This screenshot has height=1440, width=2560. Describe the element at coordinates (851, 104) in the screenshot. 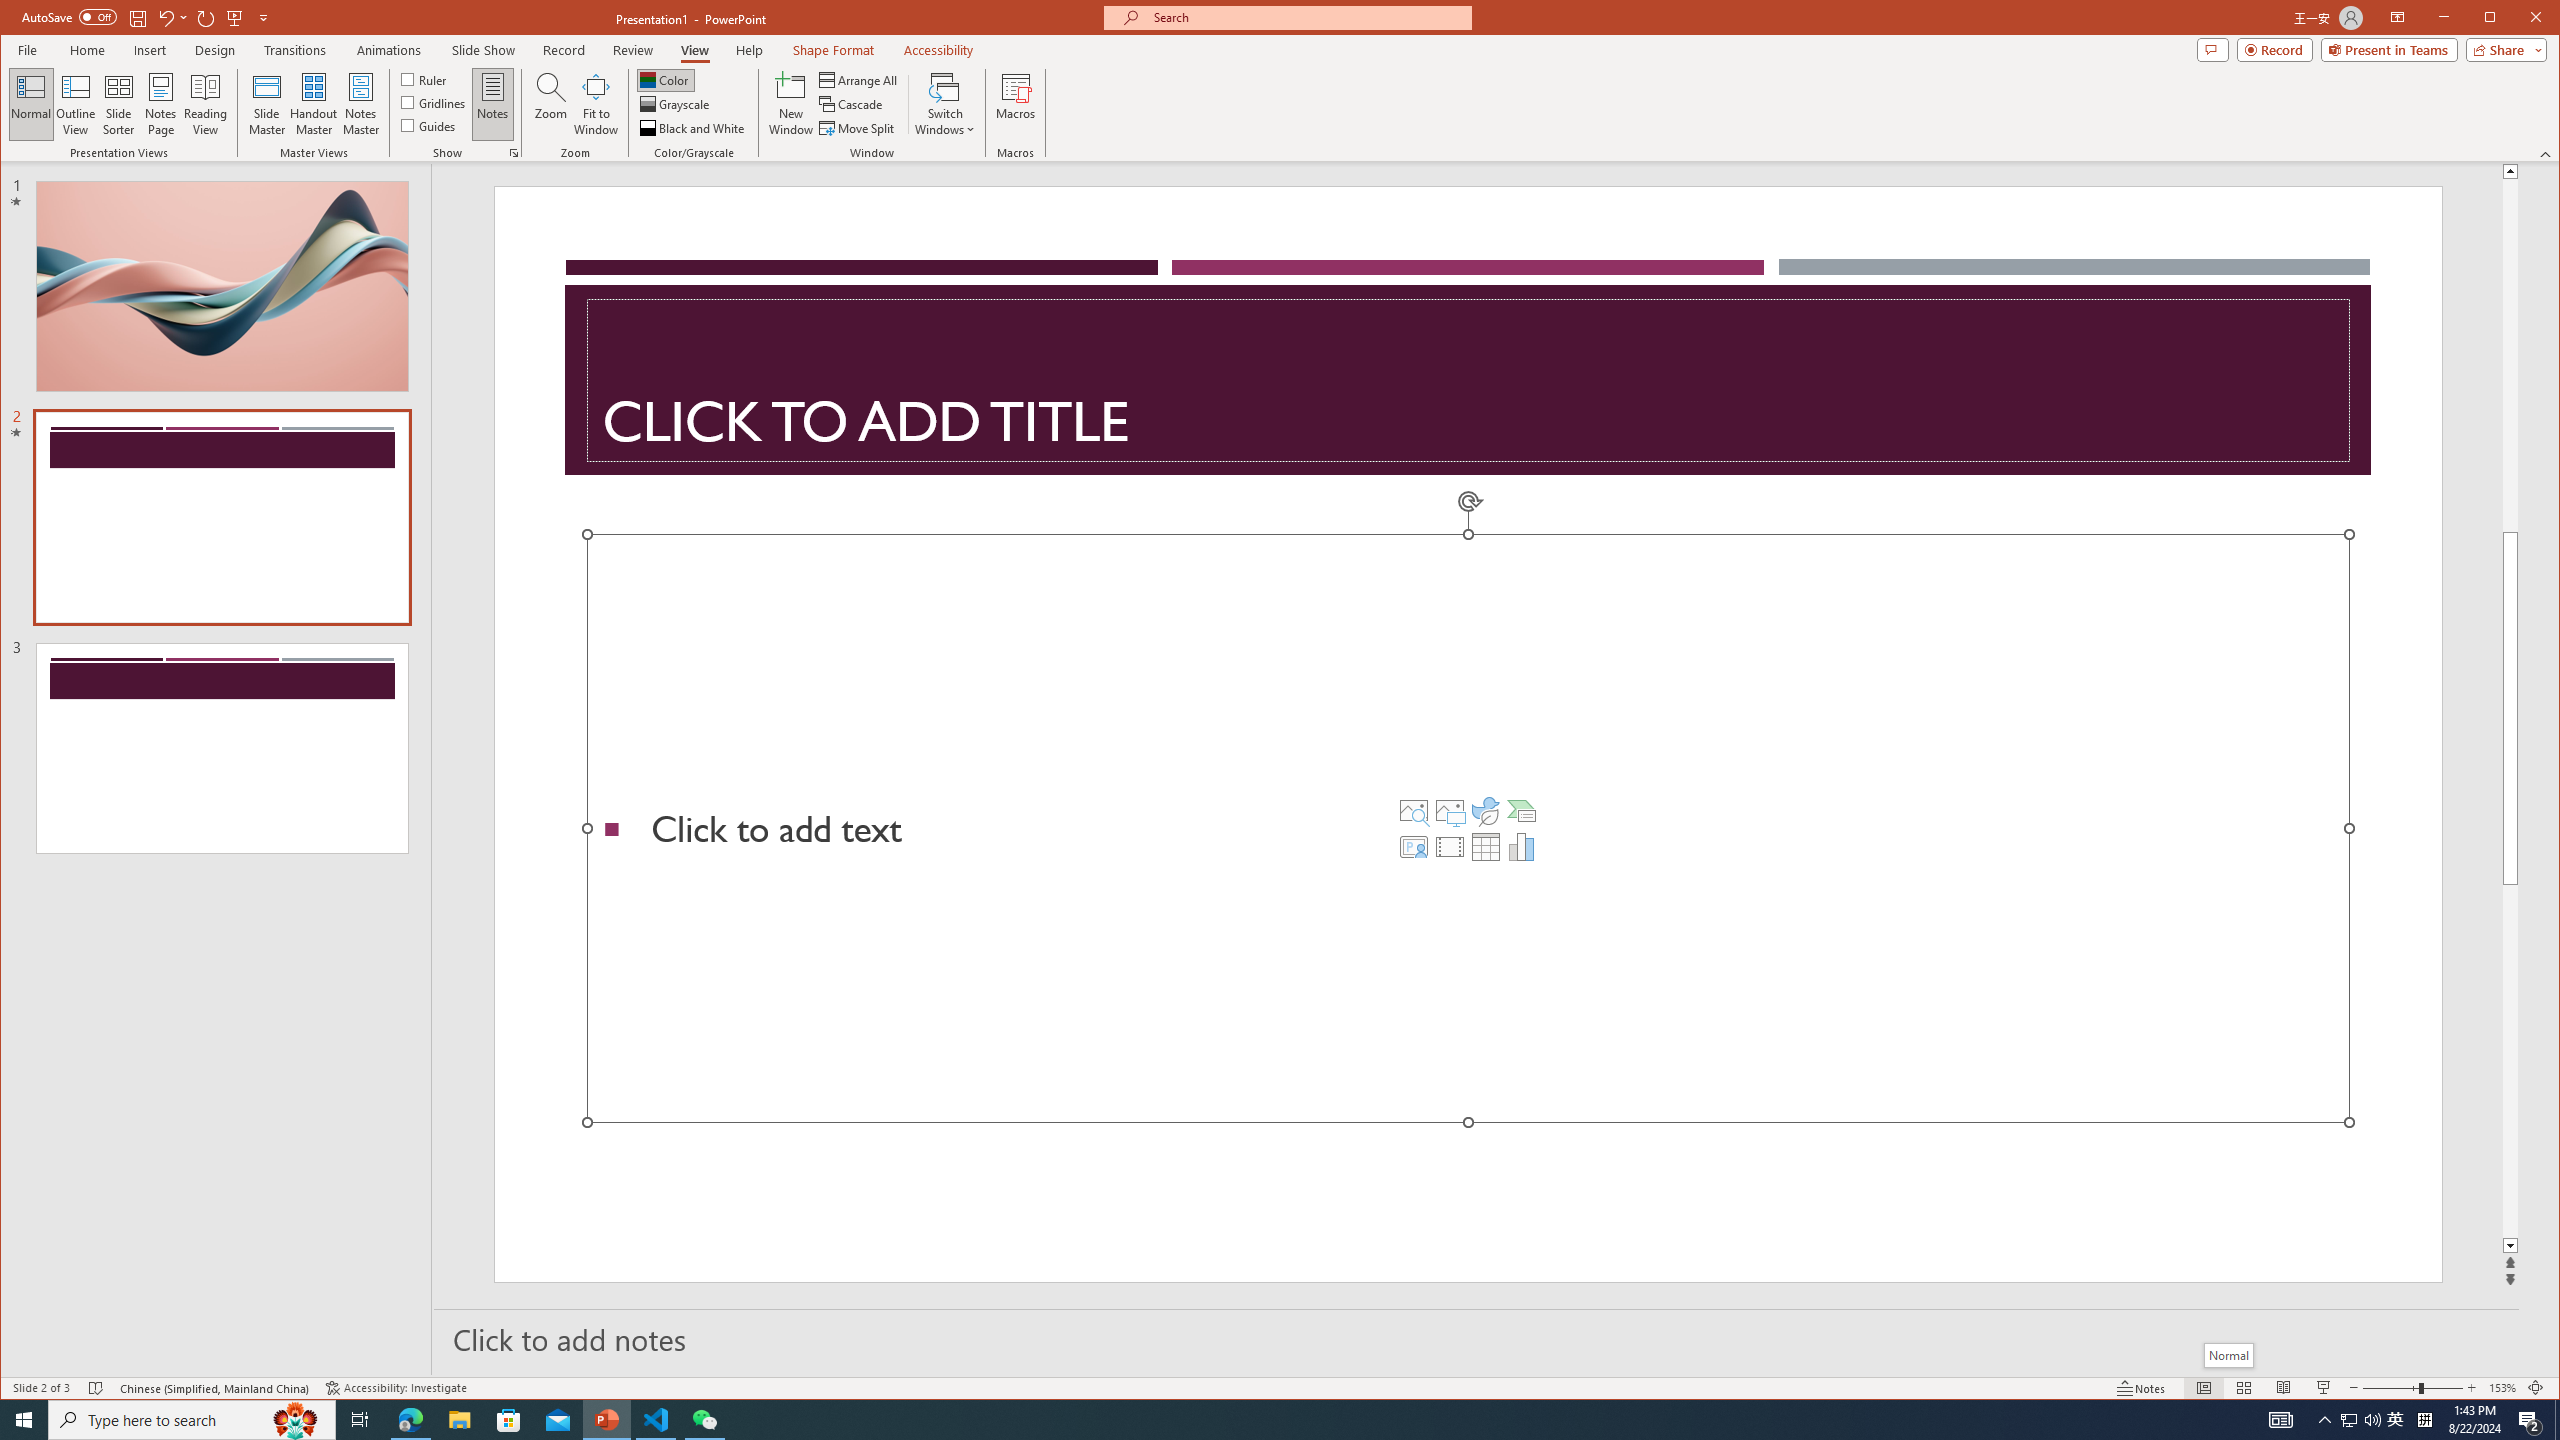

I see `'Cascade'` at that location.